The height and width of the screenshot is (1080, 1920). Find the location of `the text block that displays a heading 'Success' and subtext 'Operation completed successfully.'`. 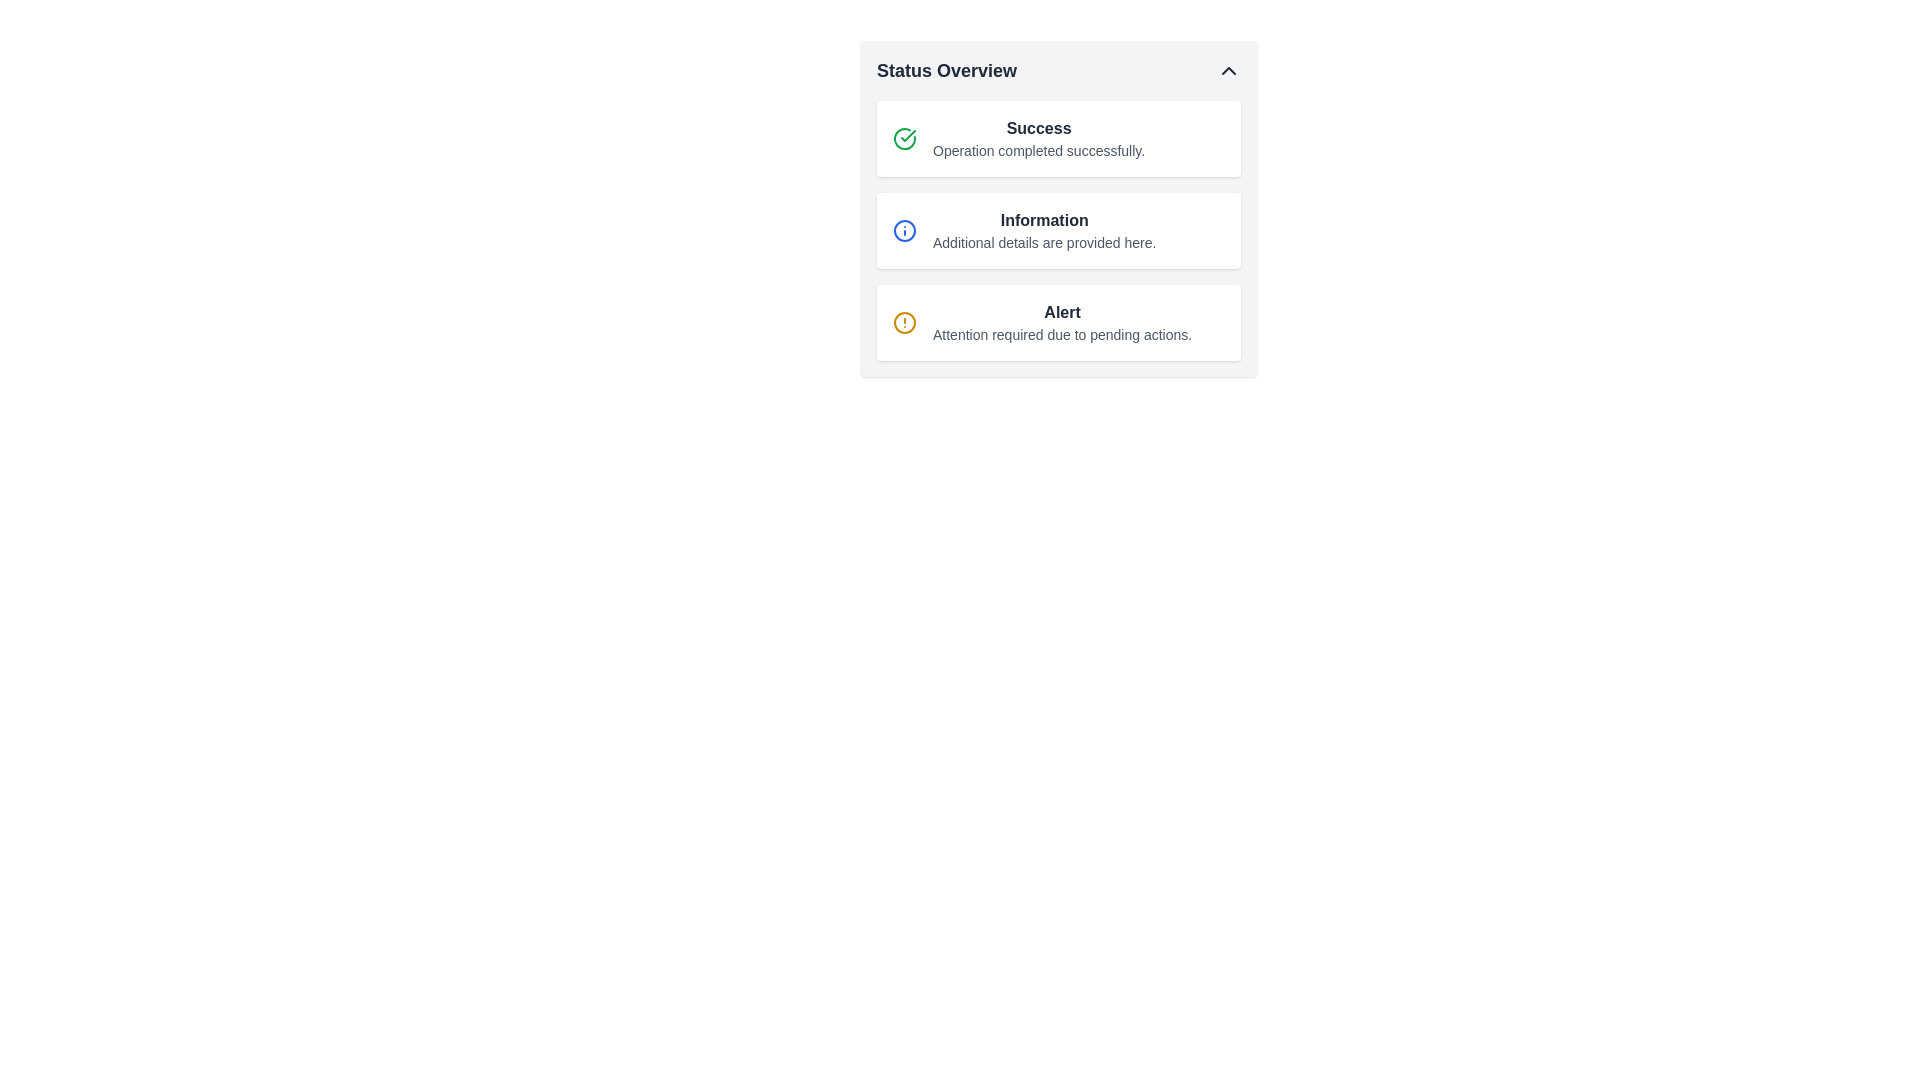

the text block that displays a heading 'Success' and subtext 'Operation completed successfully.' is located at coordinates (1039, 137).